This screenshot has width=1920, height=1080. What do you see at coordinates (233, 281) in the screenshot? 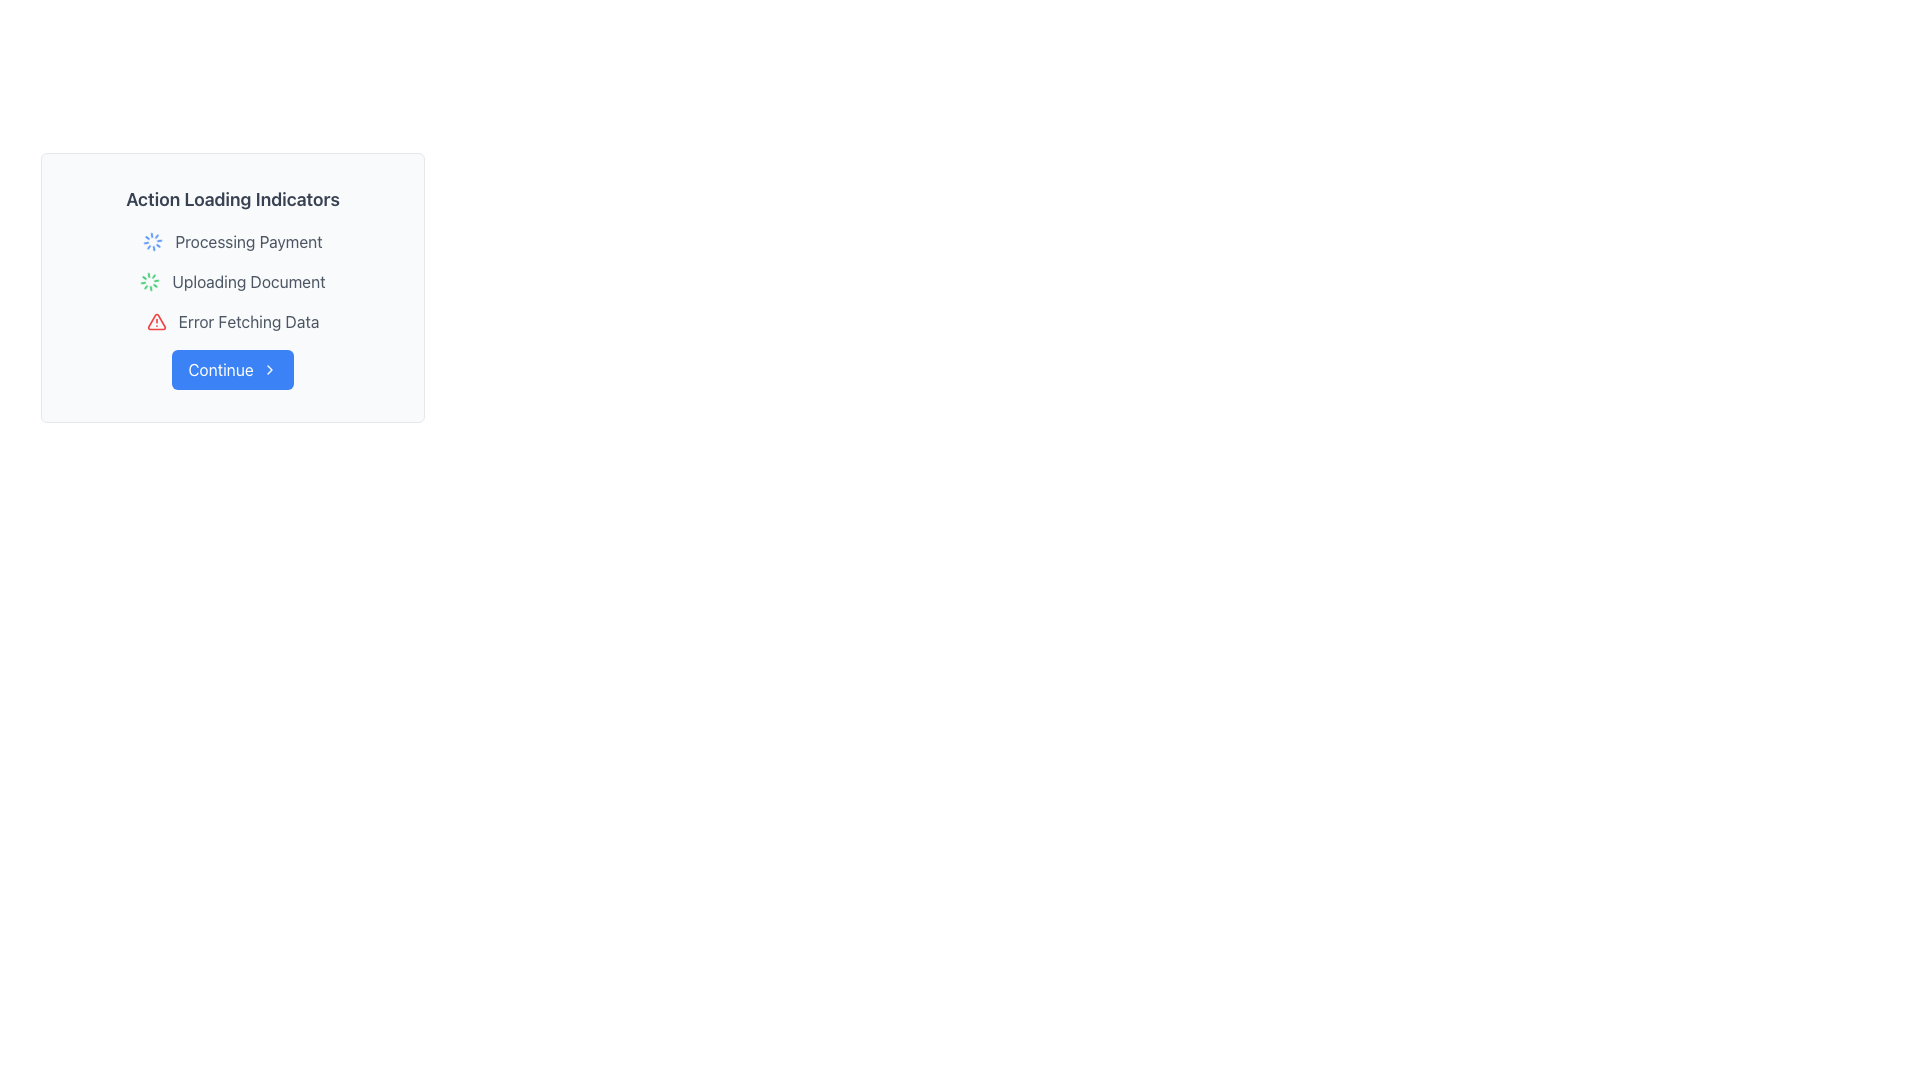
I see `the status indicator element that displays a spinning icon and explanatory text indicating that the system is currently uploading a document, located in the middle section of the list under 'Action Loading Indicators'` at bounding box center [233, 281].